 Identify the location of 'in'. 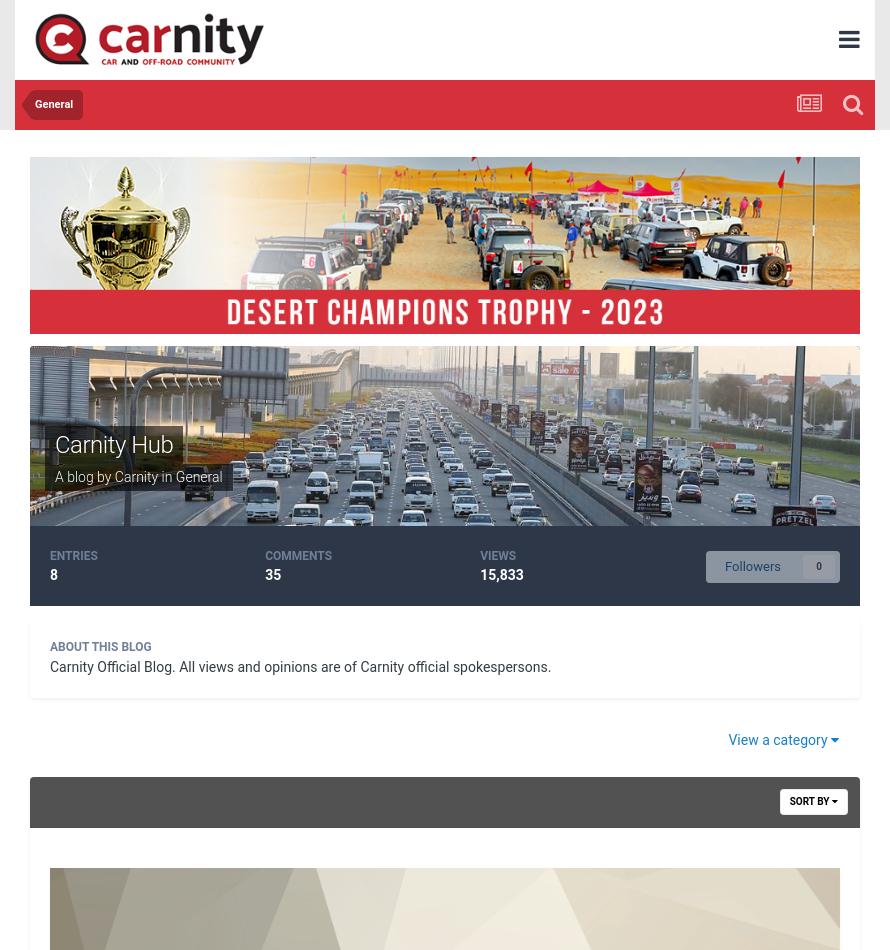
(166, 476).